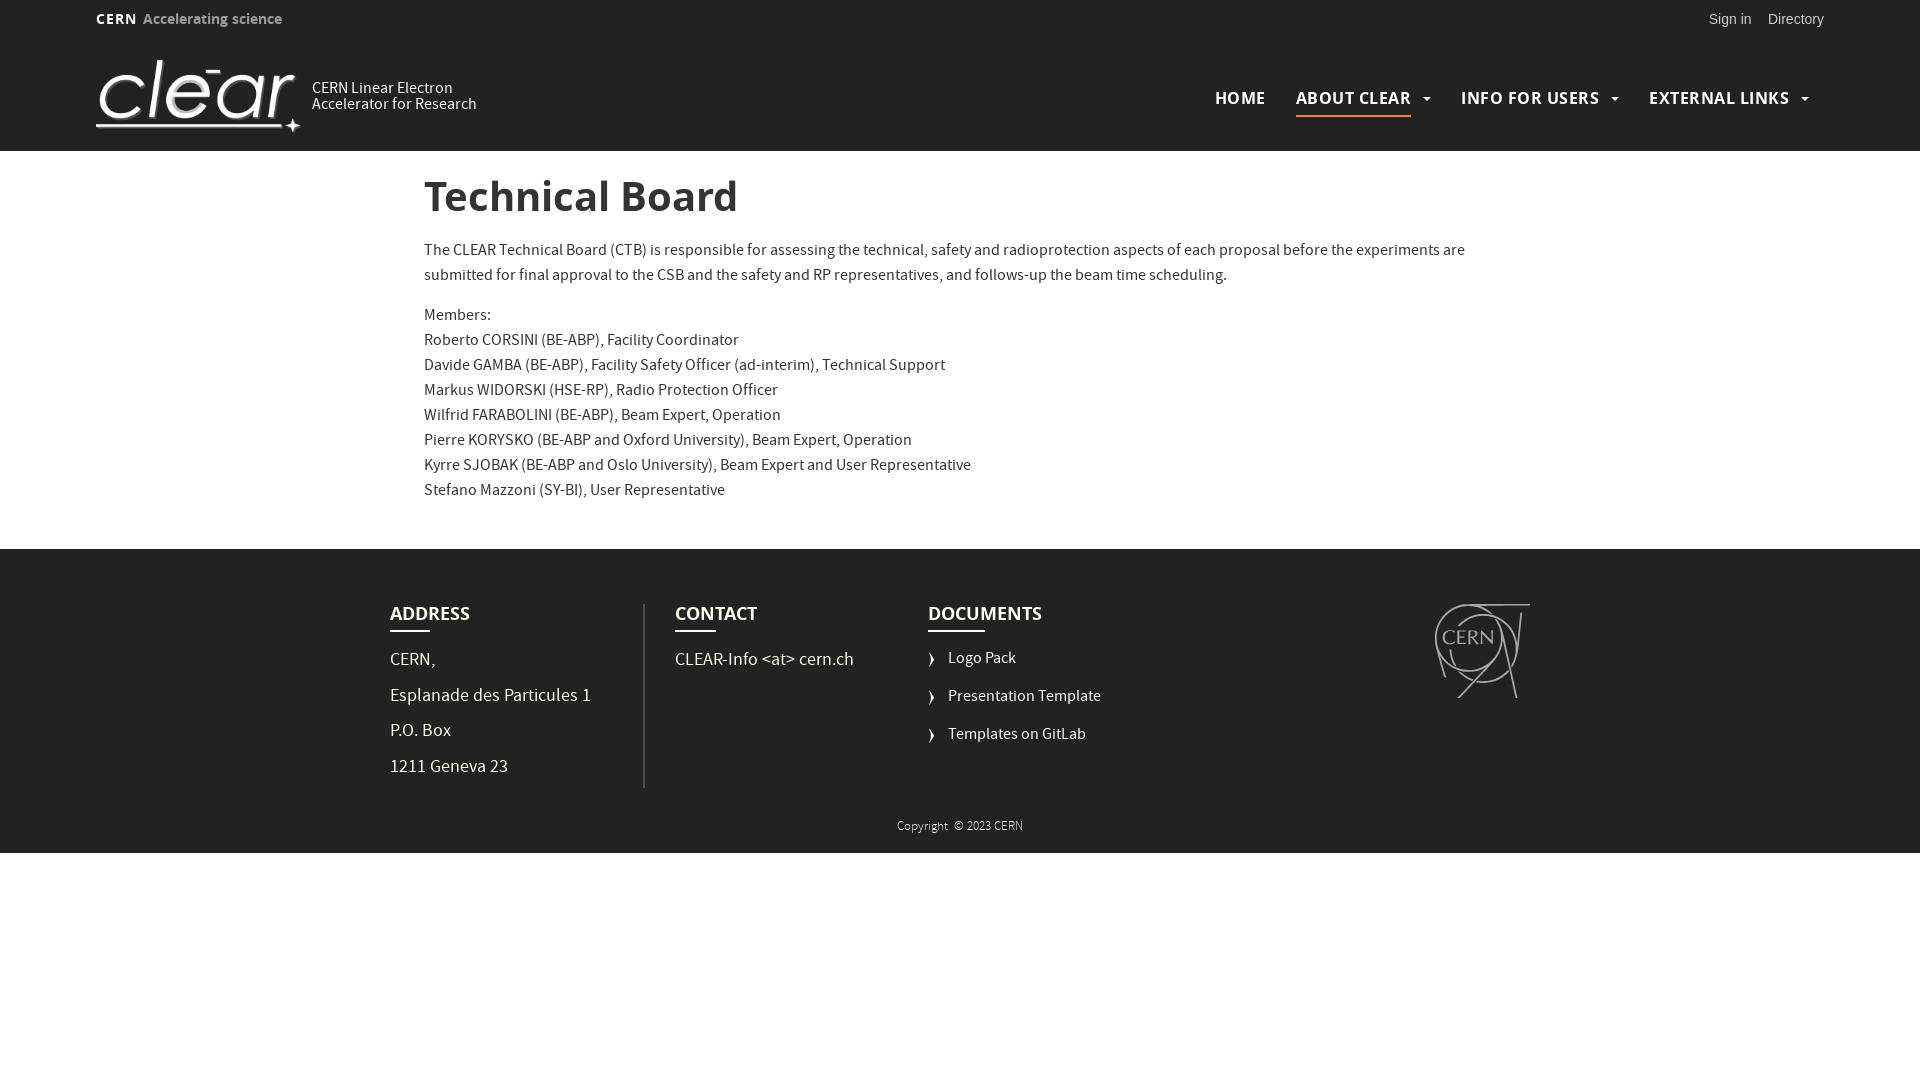 Image resolution: width=1920 pixels, height=1080 pixels. Describe the element at coordinates (1007, 744) in the screenshot. I see `'Templates on GitLab'` at that location.